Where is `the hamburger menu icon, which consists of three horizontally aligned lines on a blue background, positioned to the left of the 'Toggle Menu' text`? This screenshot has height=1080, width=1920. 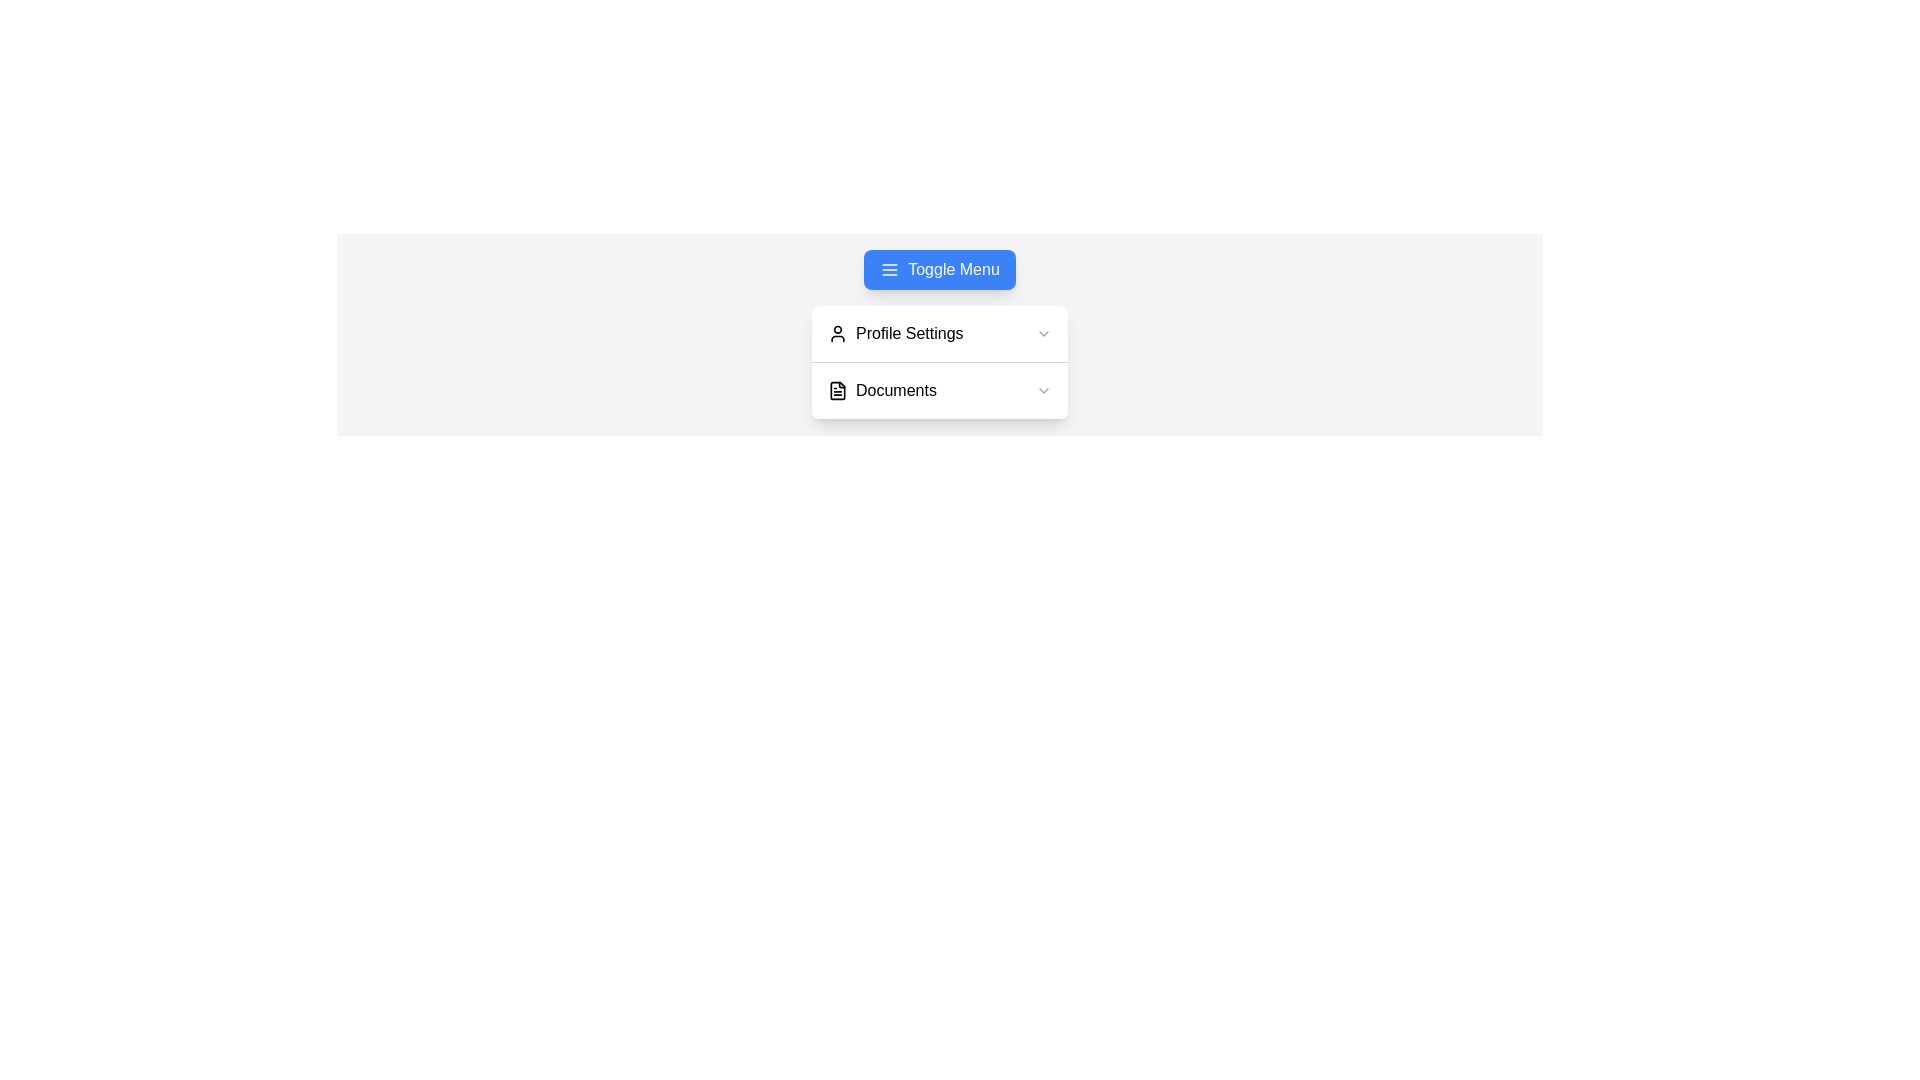 the hamburger menu icon, which consists of three horizontally aligned lines on a blue background, positioned to the left of the 'Toggle Menu' text is located at coordinates (889, 270).